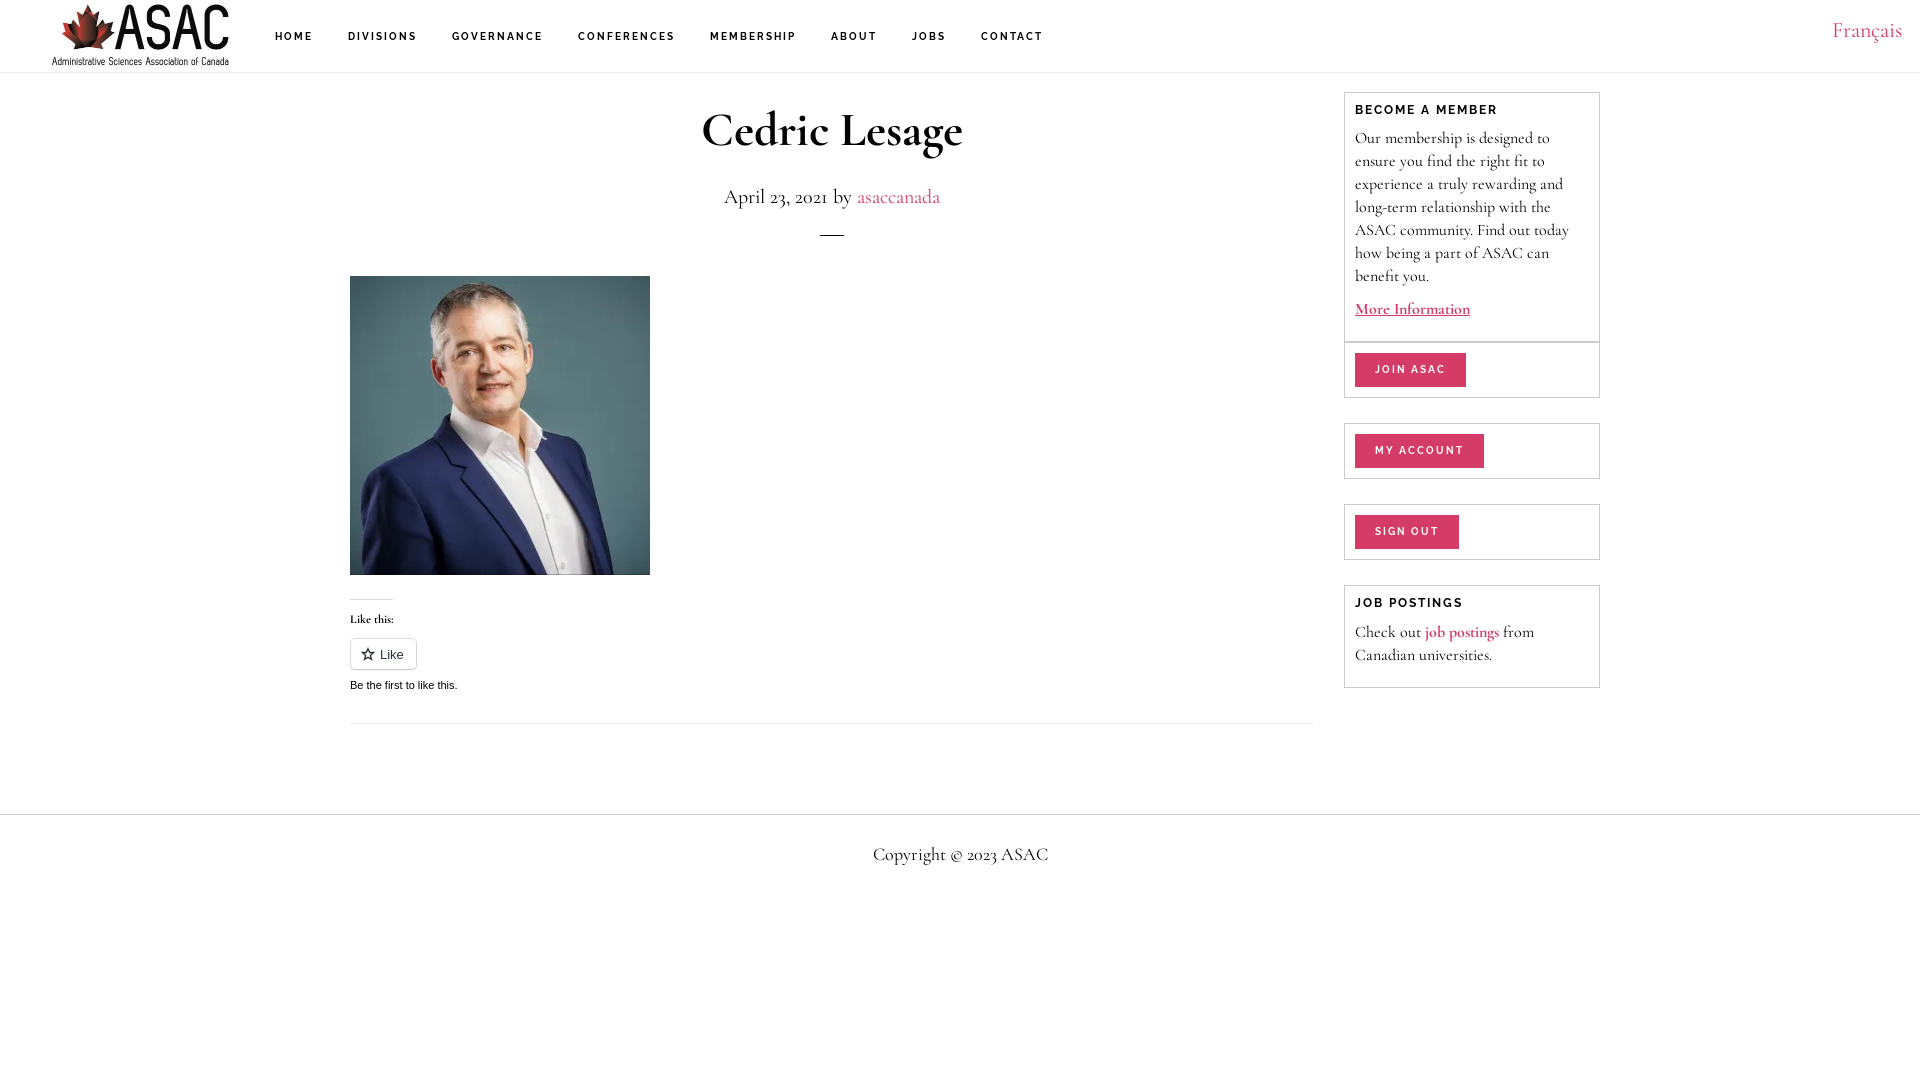 This screenshot has height=1080, width=1920. Describe the element at coordinates (1405, 531) in the screenshot. I see `'SIGN OUT'` at that location.